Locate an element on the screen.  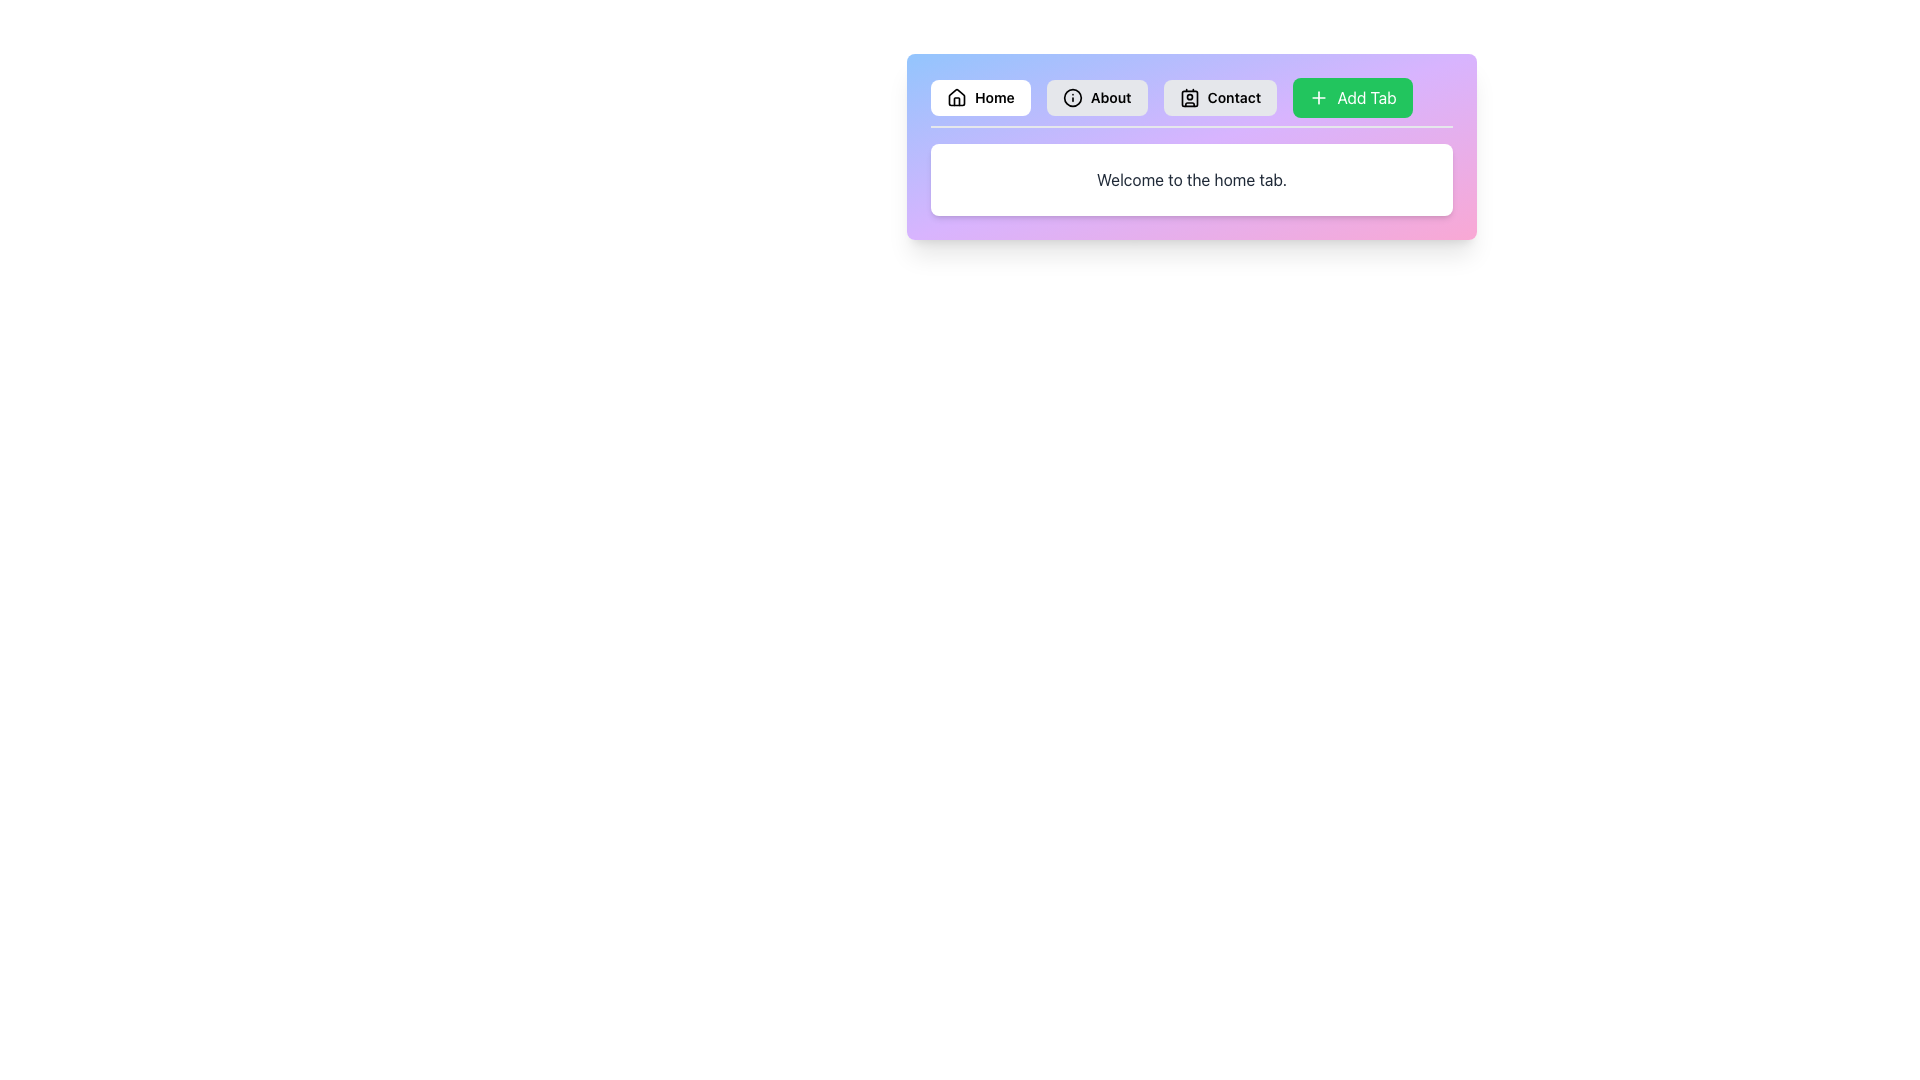
the circular background of the information icon in the 'About' button located in the navigation bar at the top of the interface is located at coordinates (1071, 97).